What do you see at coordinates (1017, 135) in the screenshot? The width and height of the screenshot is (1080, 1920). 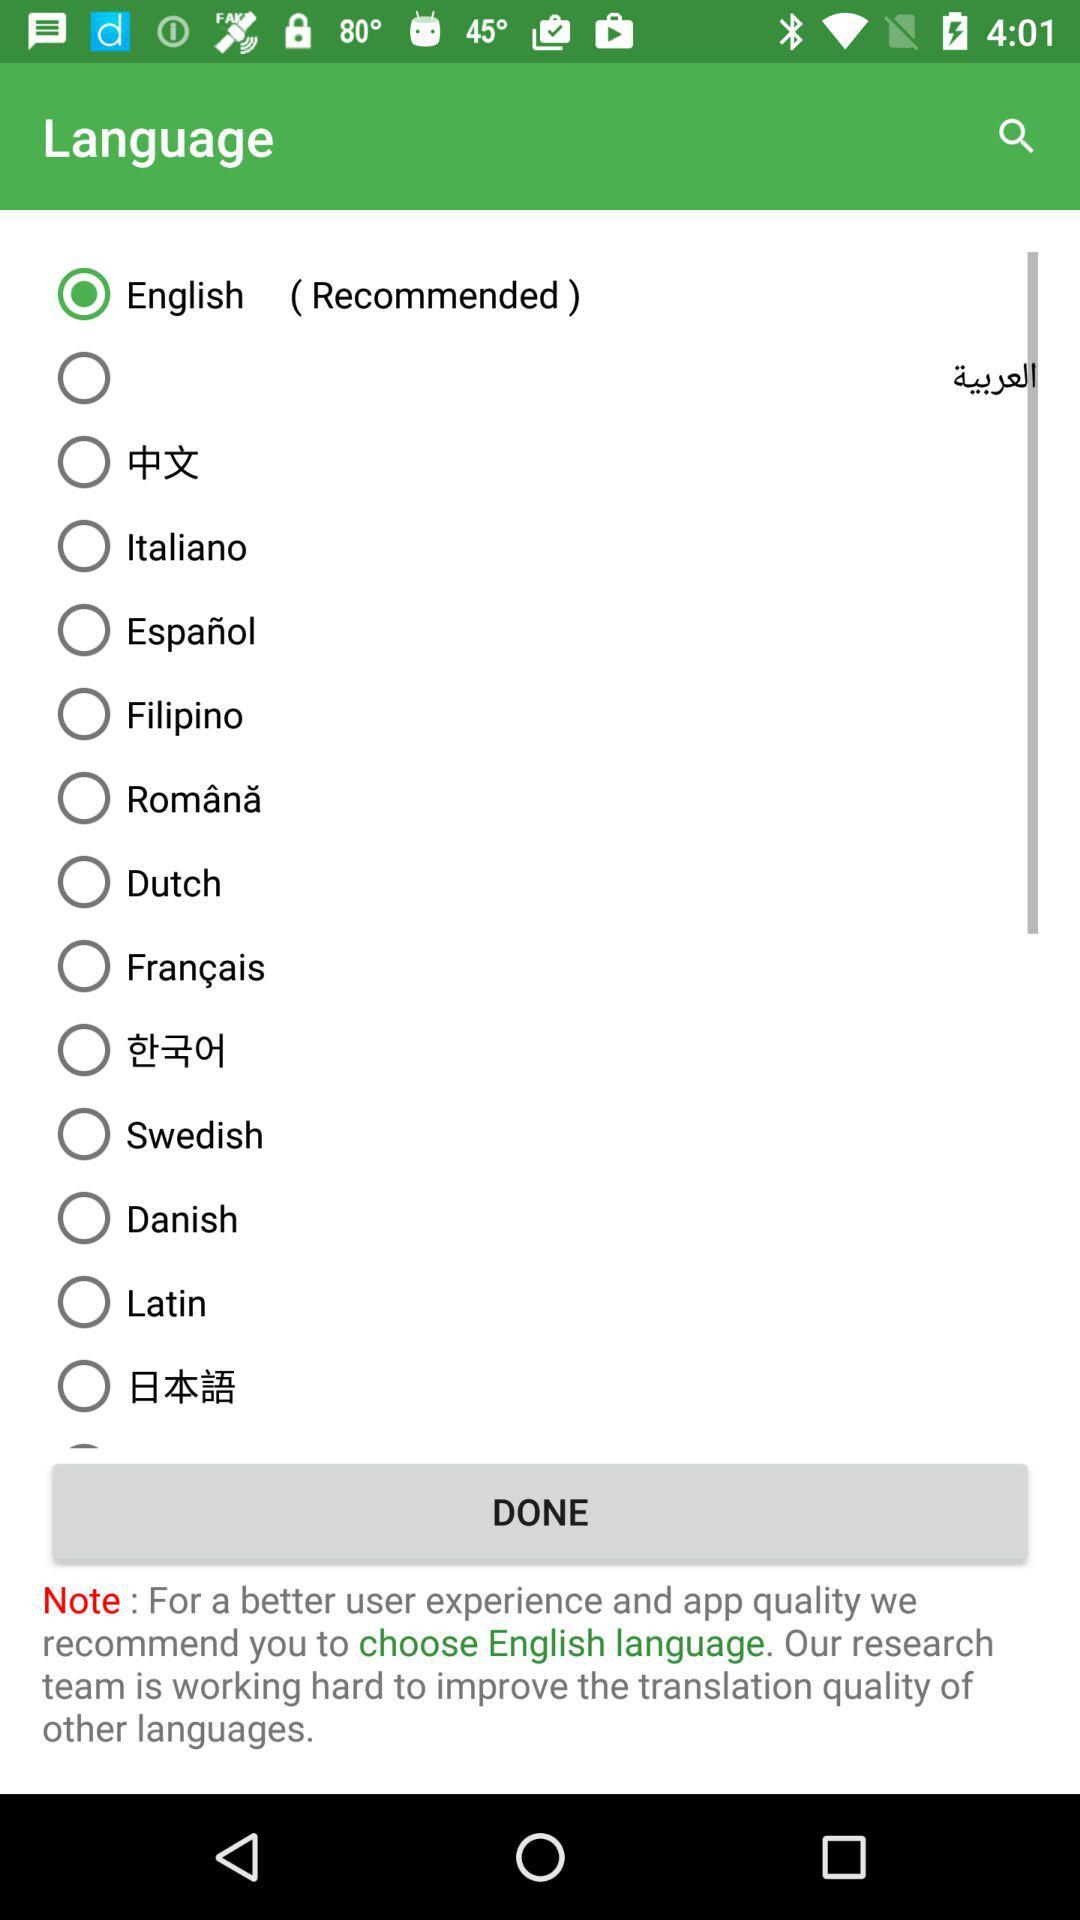 I see `icon next to language icon` at bounding box center [1017, 135].